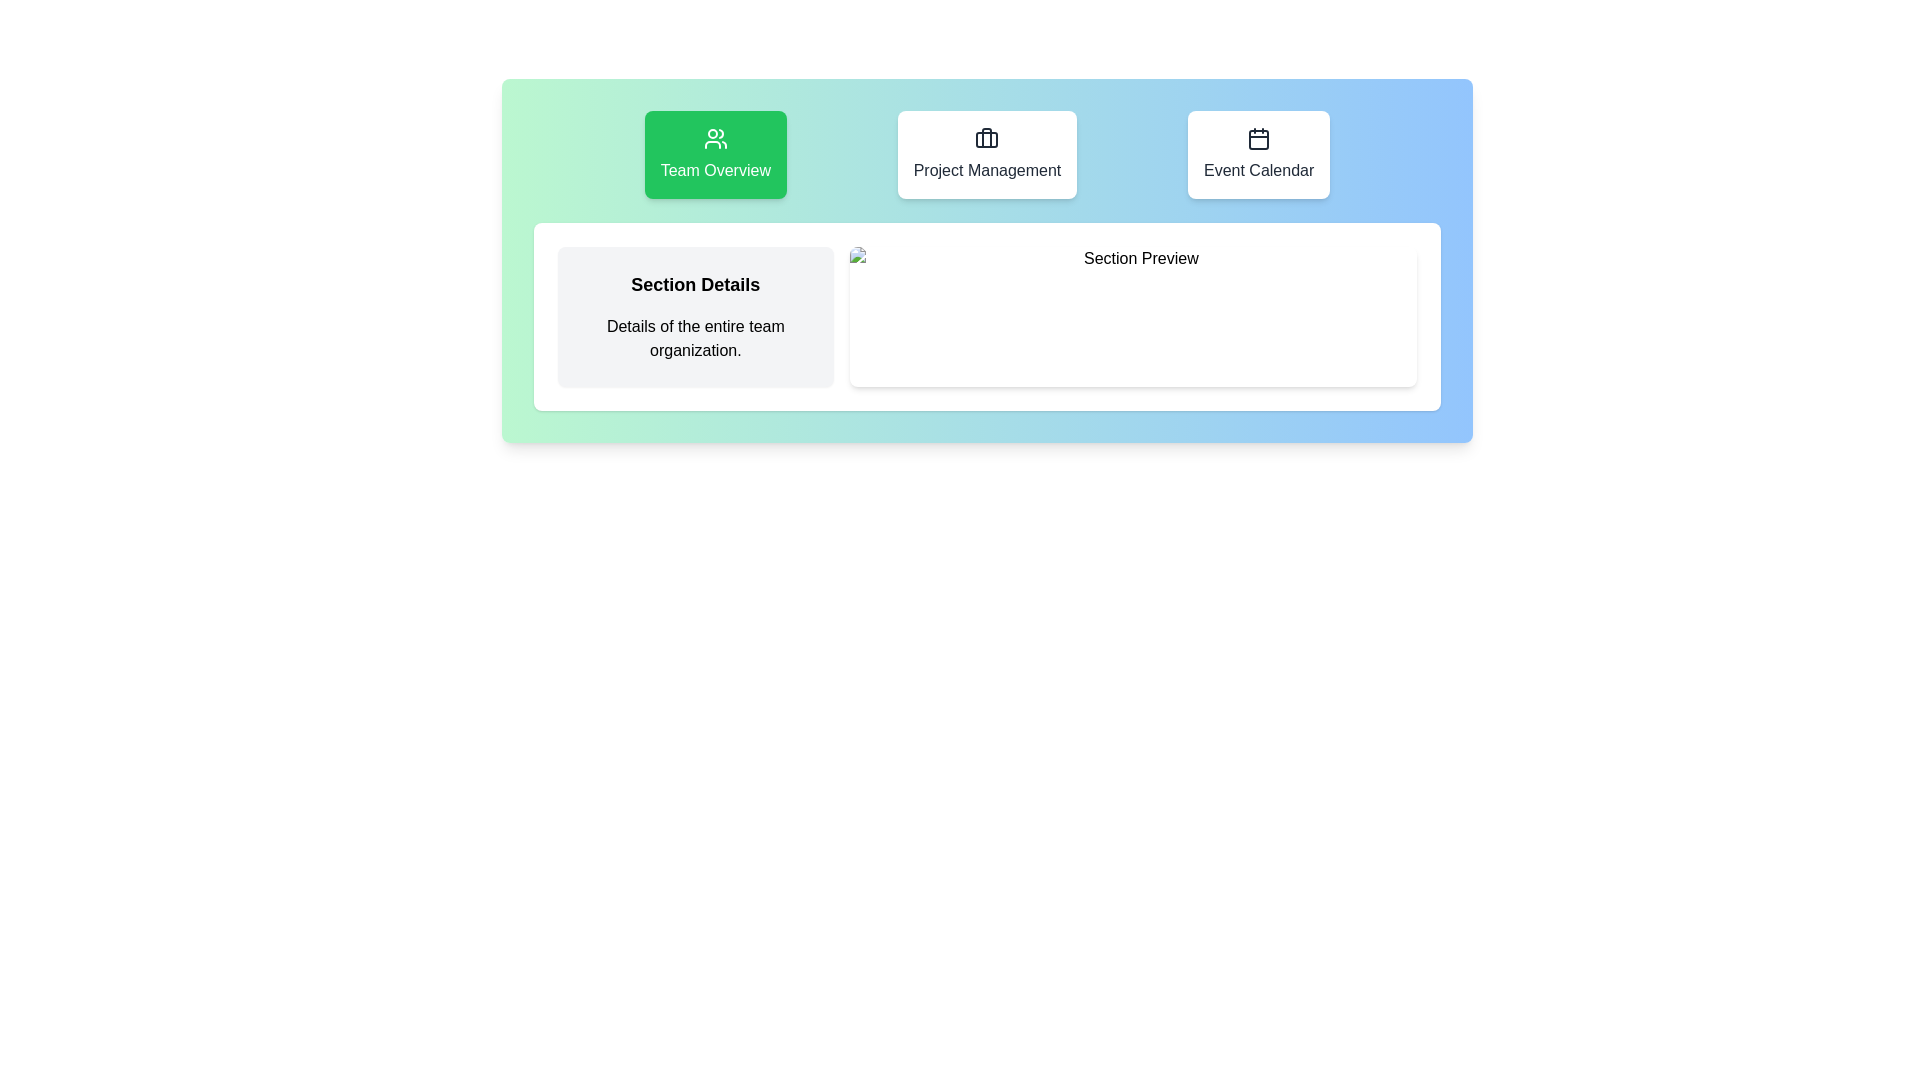 This screenshot has width=1920, height=1080. What do you see at coordinates (715, 169) in the screenshot?
I see `text label displaying 'Team Overview' which is centered on a green rounded button in the horizontal navigation menu` at bounding box center [715, 169].